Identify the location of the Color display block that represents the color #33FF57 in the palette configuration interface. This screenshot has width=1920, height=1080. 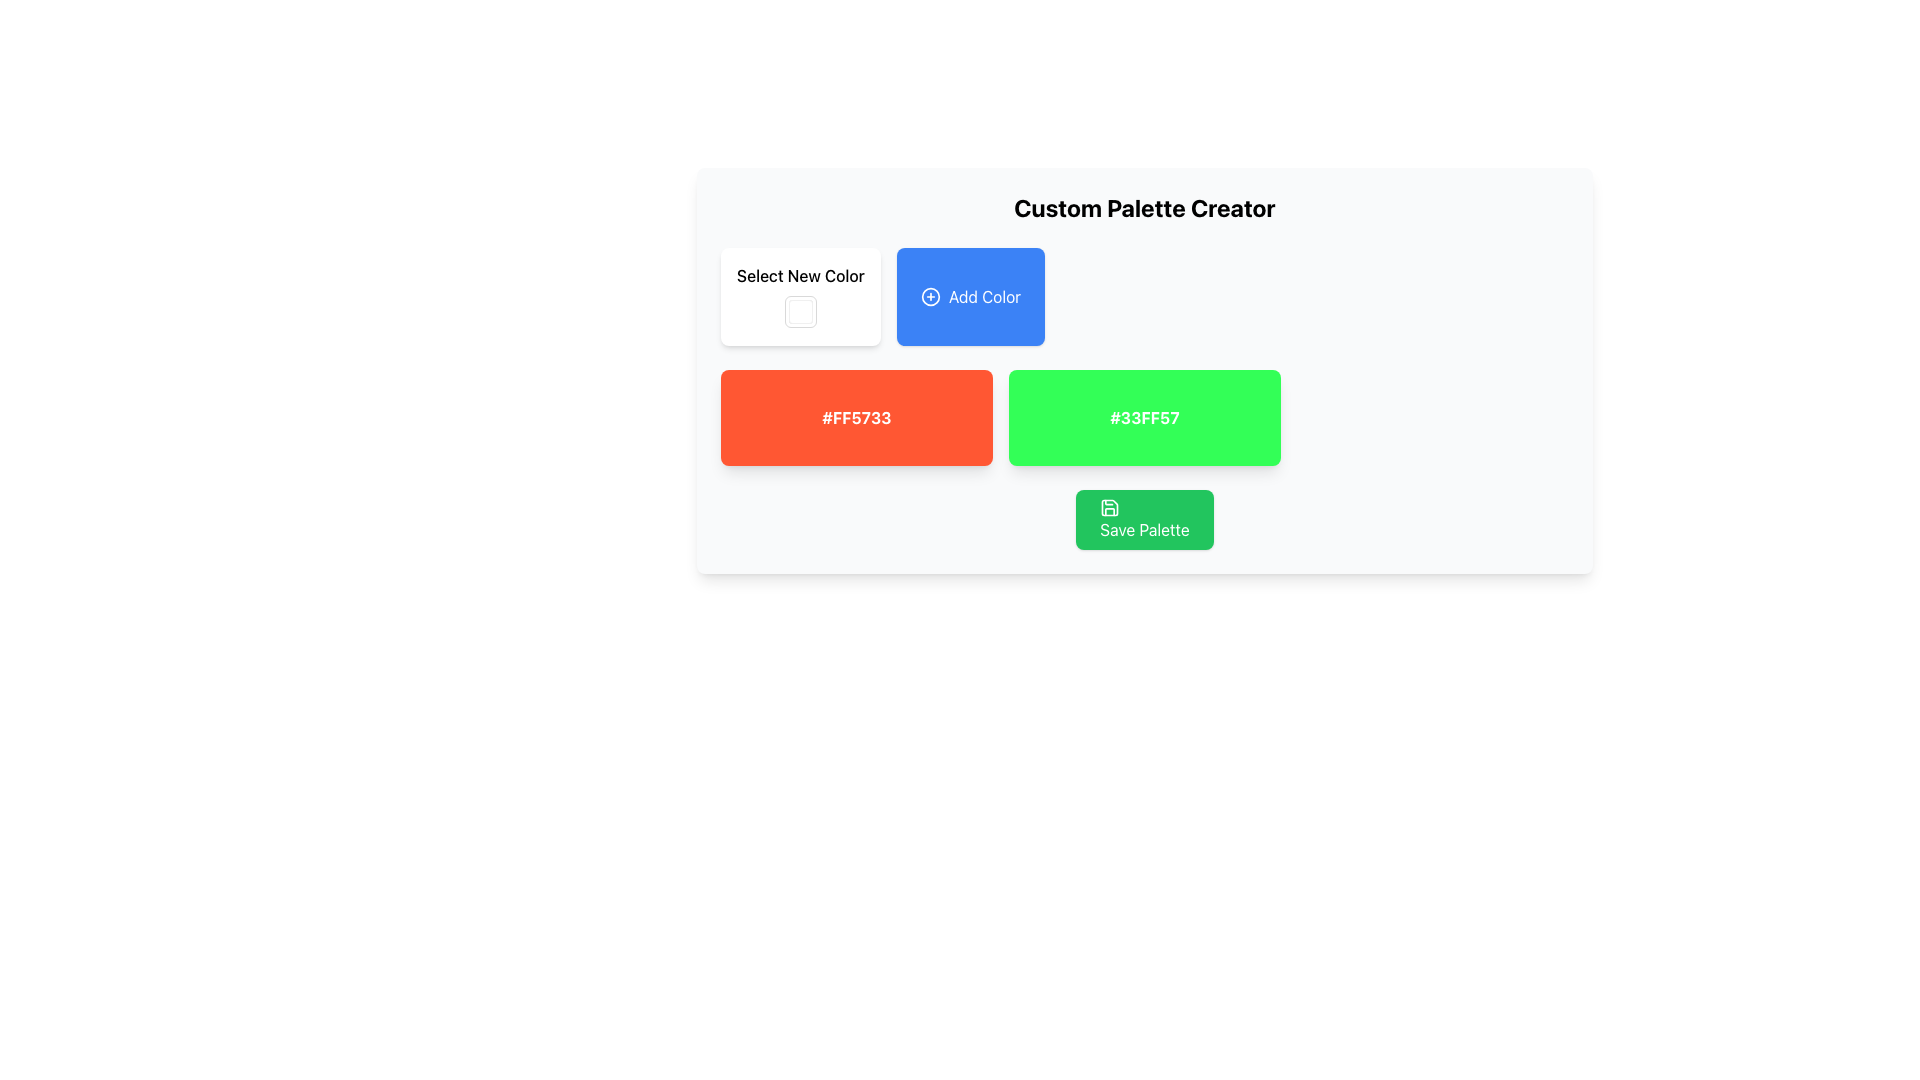
(1145, 370).